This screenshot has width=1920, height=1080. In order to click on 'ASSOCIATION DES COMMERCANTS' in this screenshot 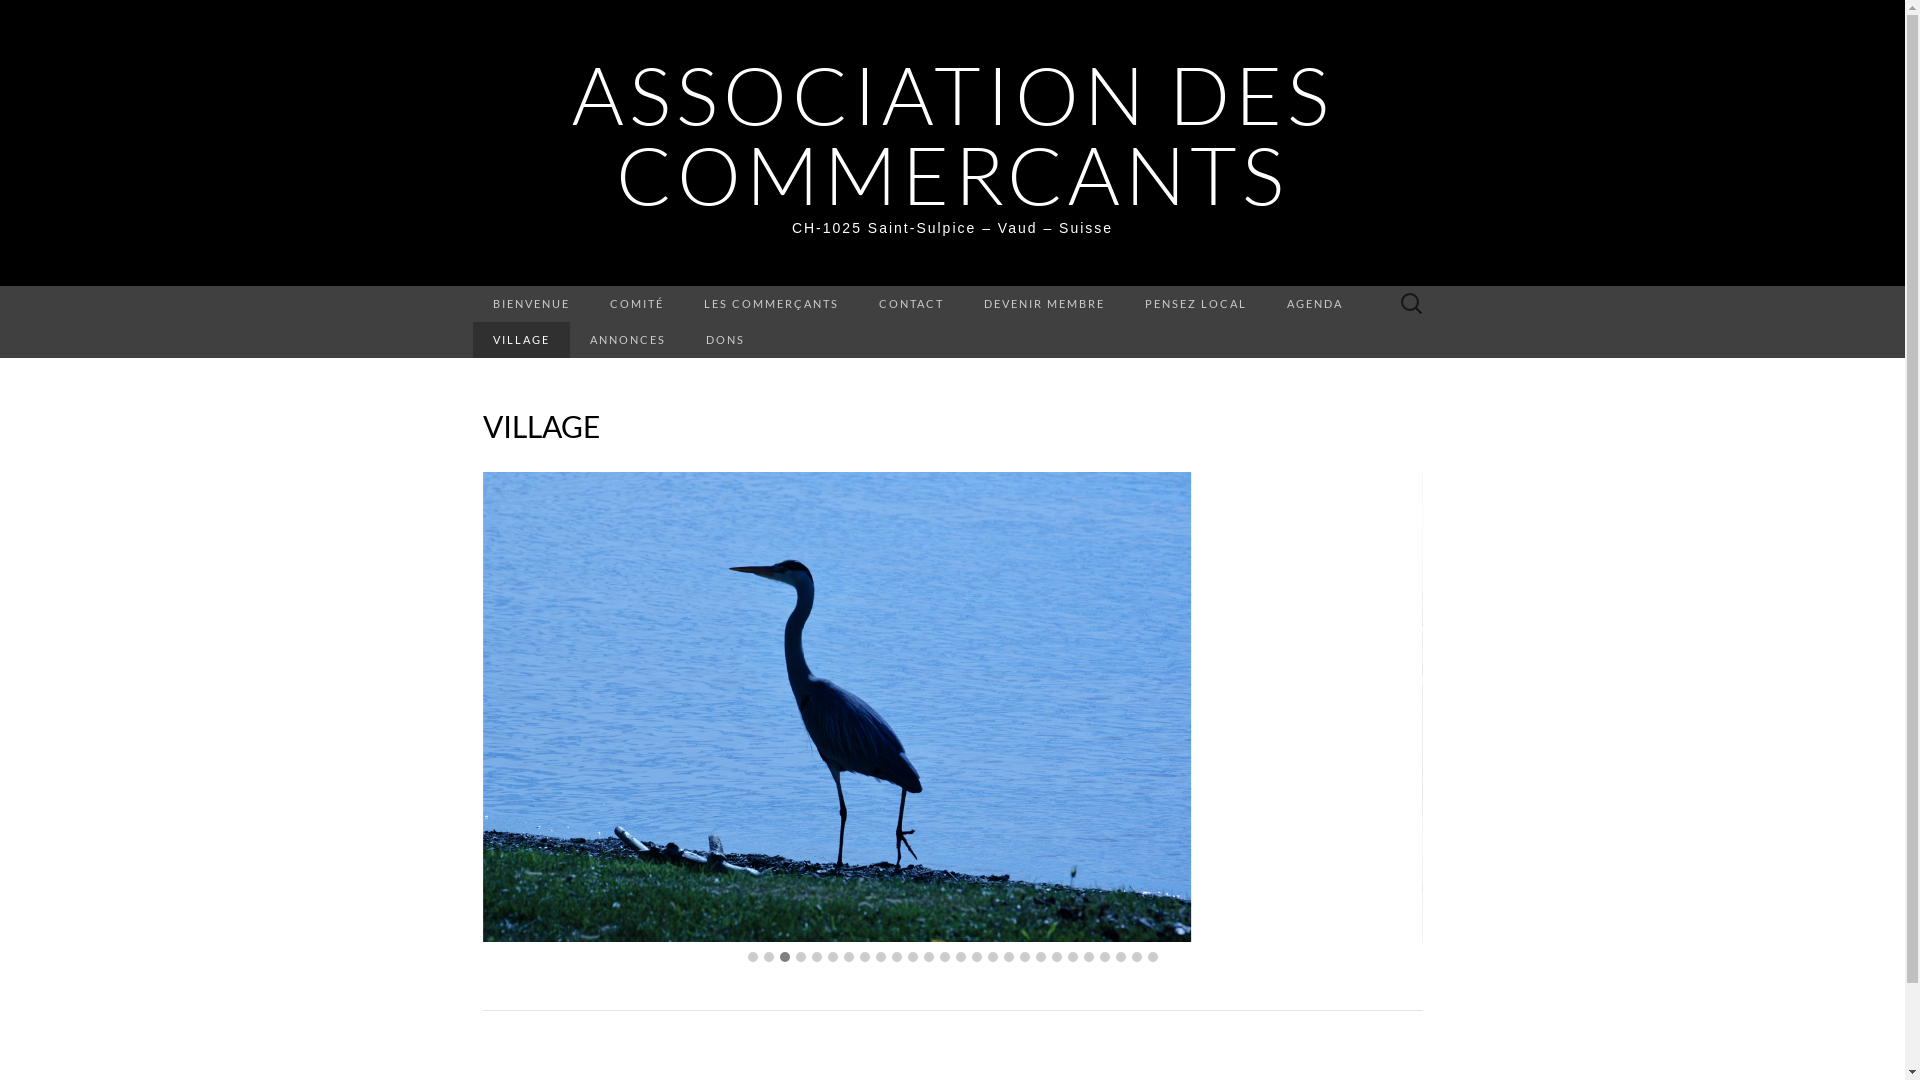, I will do `click(570, 134)`.